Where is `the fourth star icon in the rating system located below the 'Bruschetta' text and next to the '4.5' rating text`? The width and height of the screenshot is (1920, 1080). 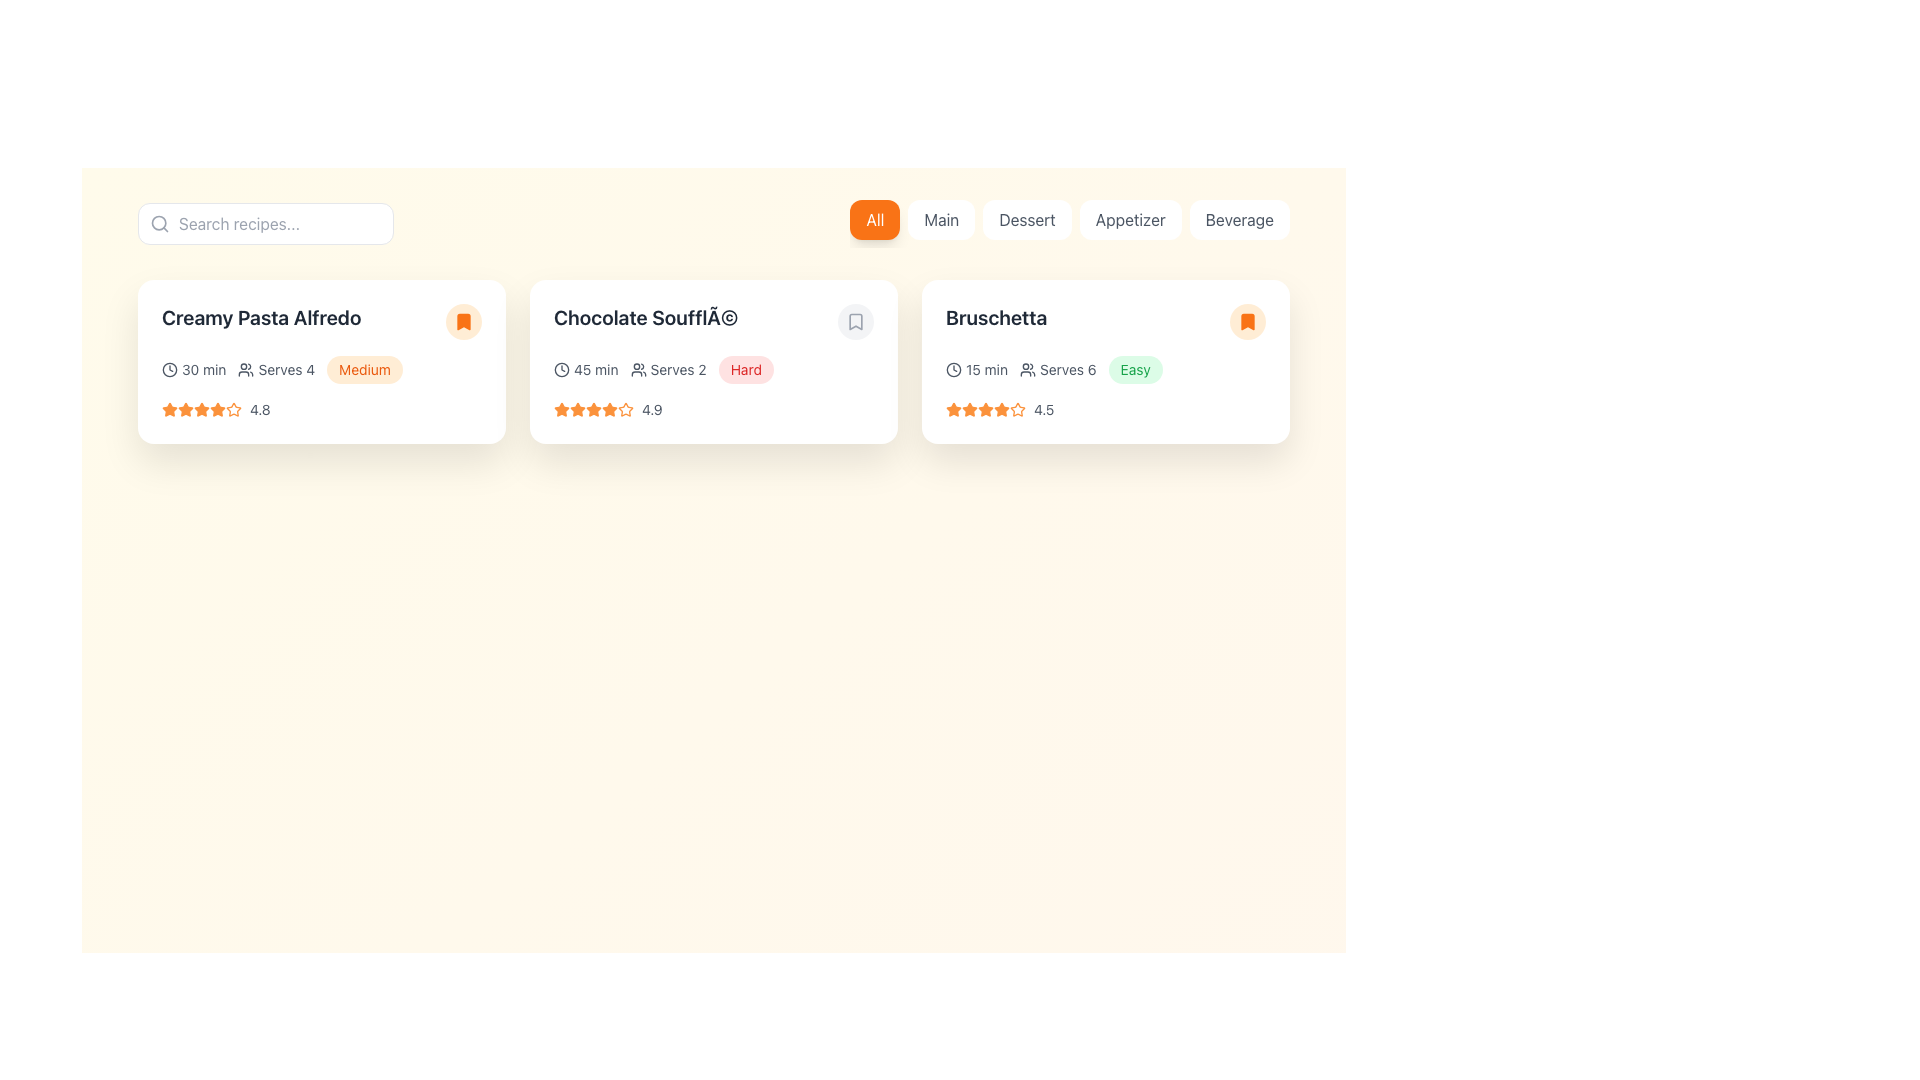
the fourth star icon in the rating system located below the 'Bruschetta' text and next to the '4.5' rating text is located at coordinates (985, 408).